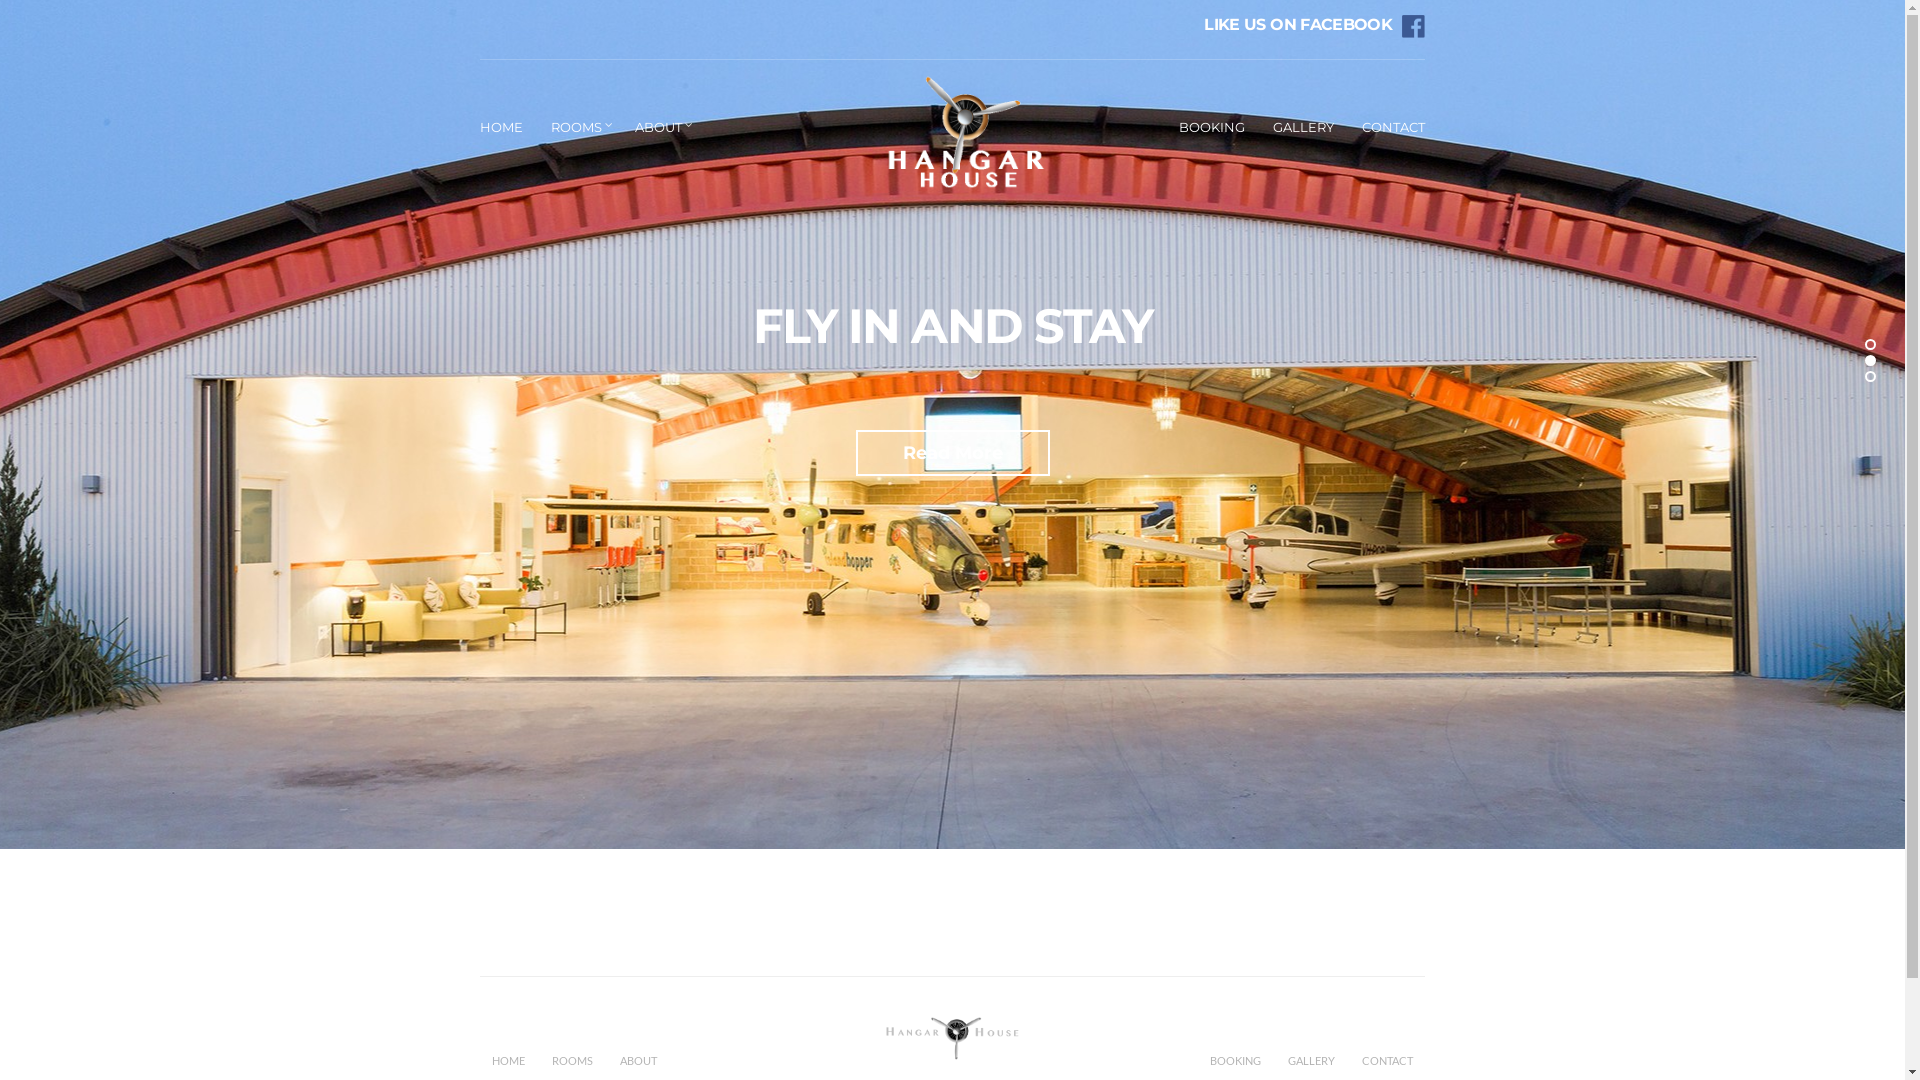  I want to click on 'CONTACT', so click(1392, 130).